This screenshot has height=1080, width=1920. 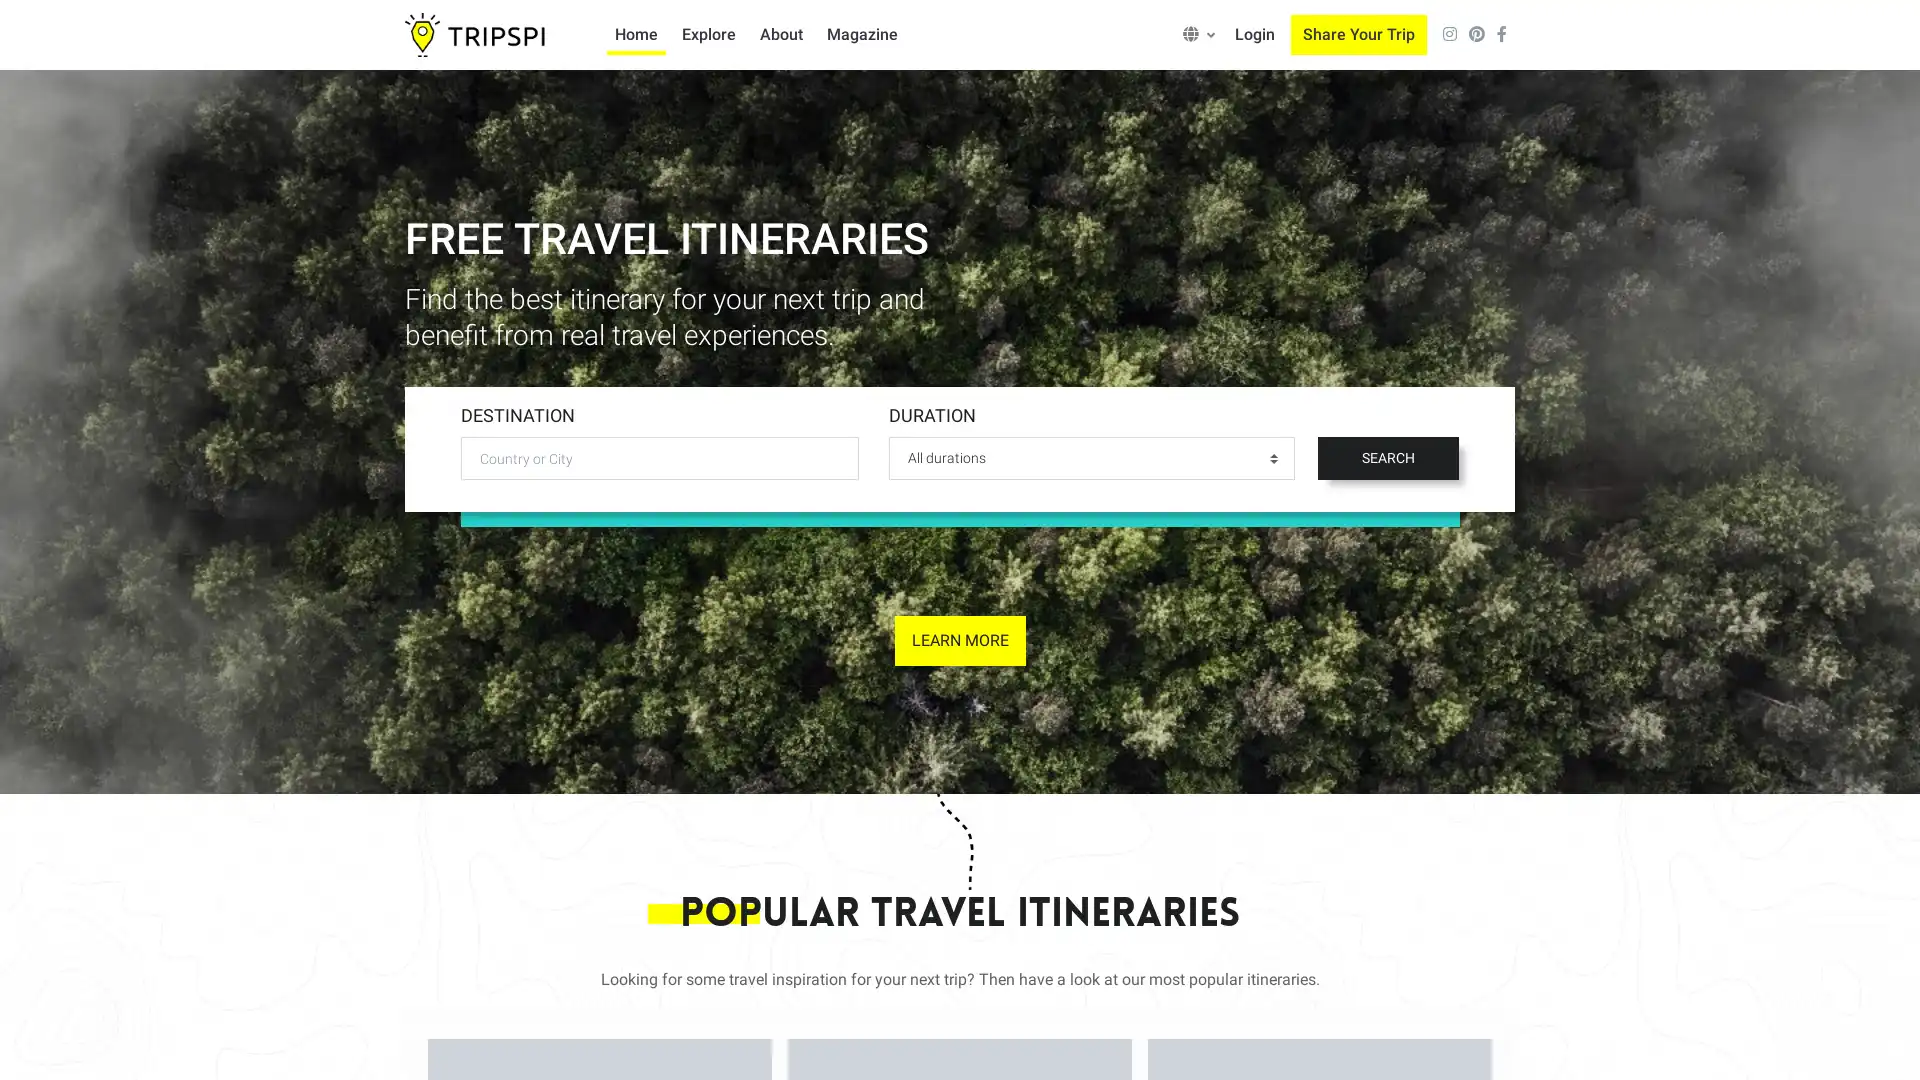 What do you see at coordinates (476, 986) in the screenshot?
I see `Accept all` at bounding box center [476, 986].